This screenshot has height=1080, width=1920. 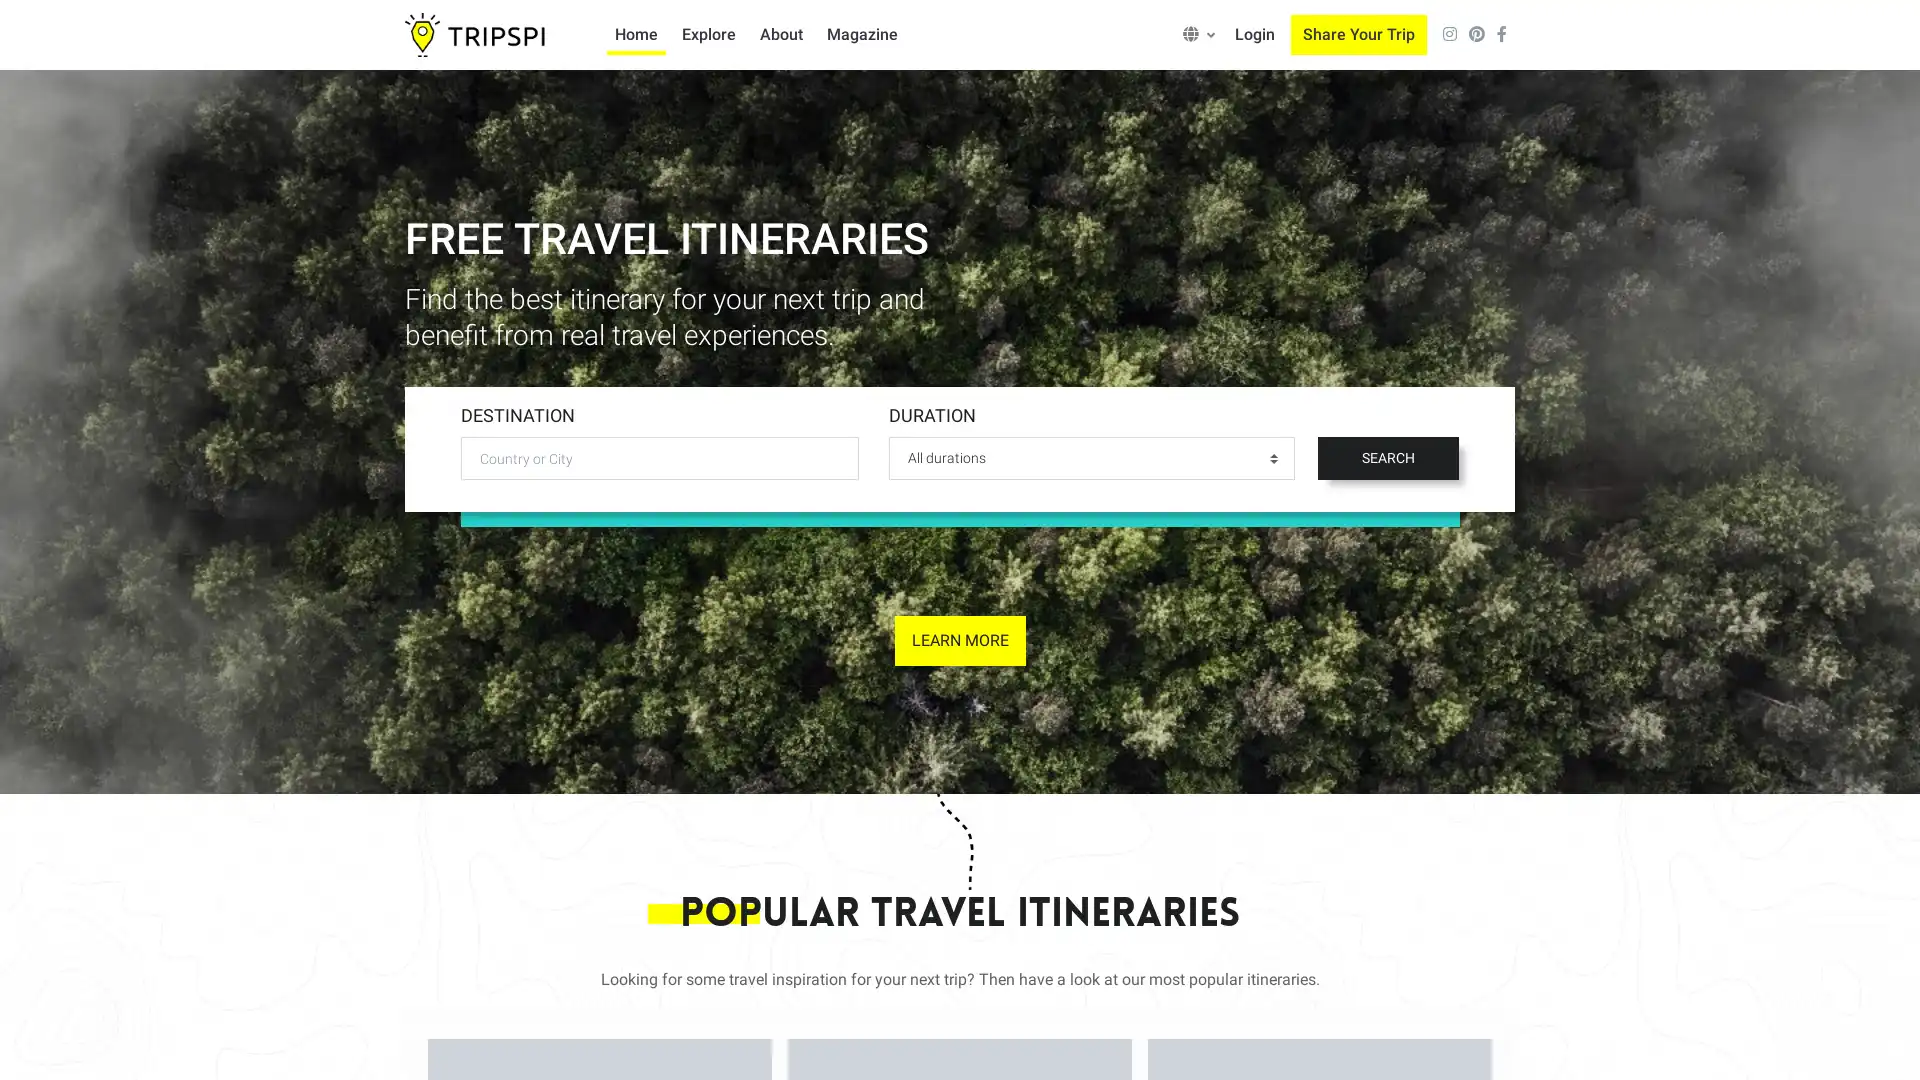 What do you see at coordinates (476, 986) in the screenshot?
I see `Accept all` at bounding box center [476, 986].